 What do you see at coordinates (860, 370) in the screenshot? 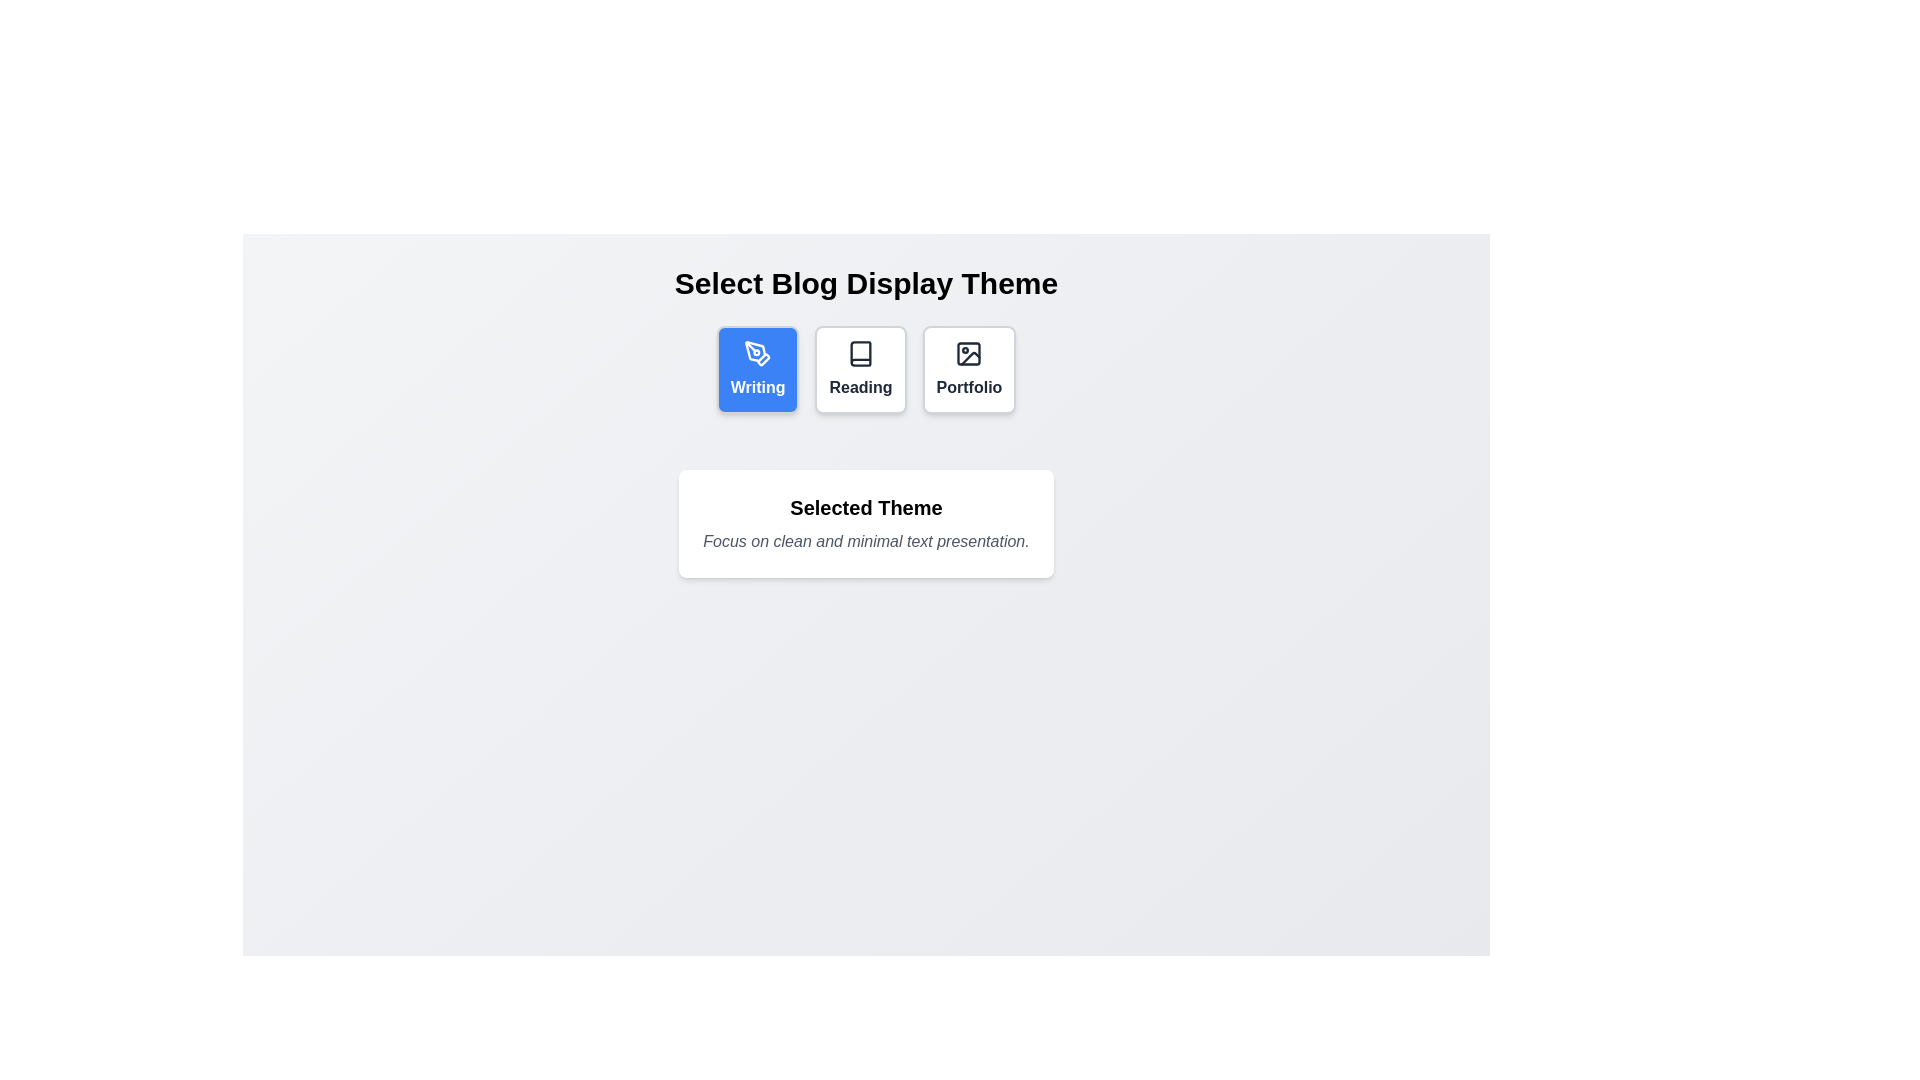
I see `the button to select the theme Reading` at bounding box center [860, 370].